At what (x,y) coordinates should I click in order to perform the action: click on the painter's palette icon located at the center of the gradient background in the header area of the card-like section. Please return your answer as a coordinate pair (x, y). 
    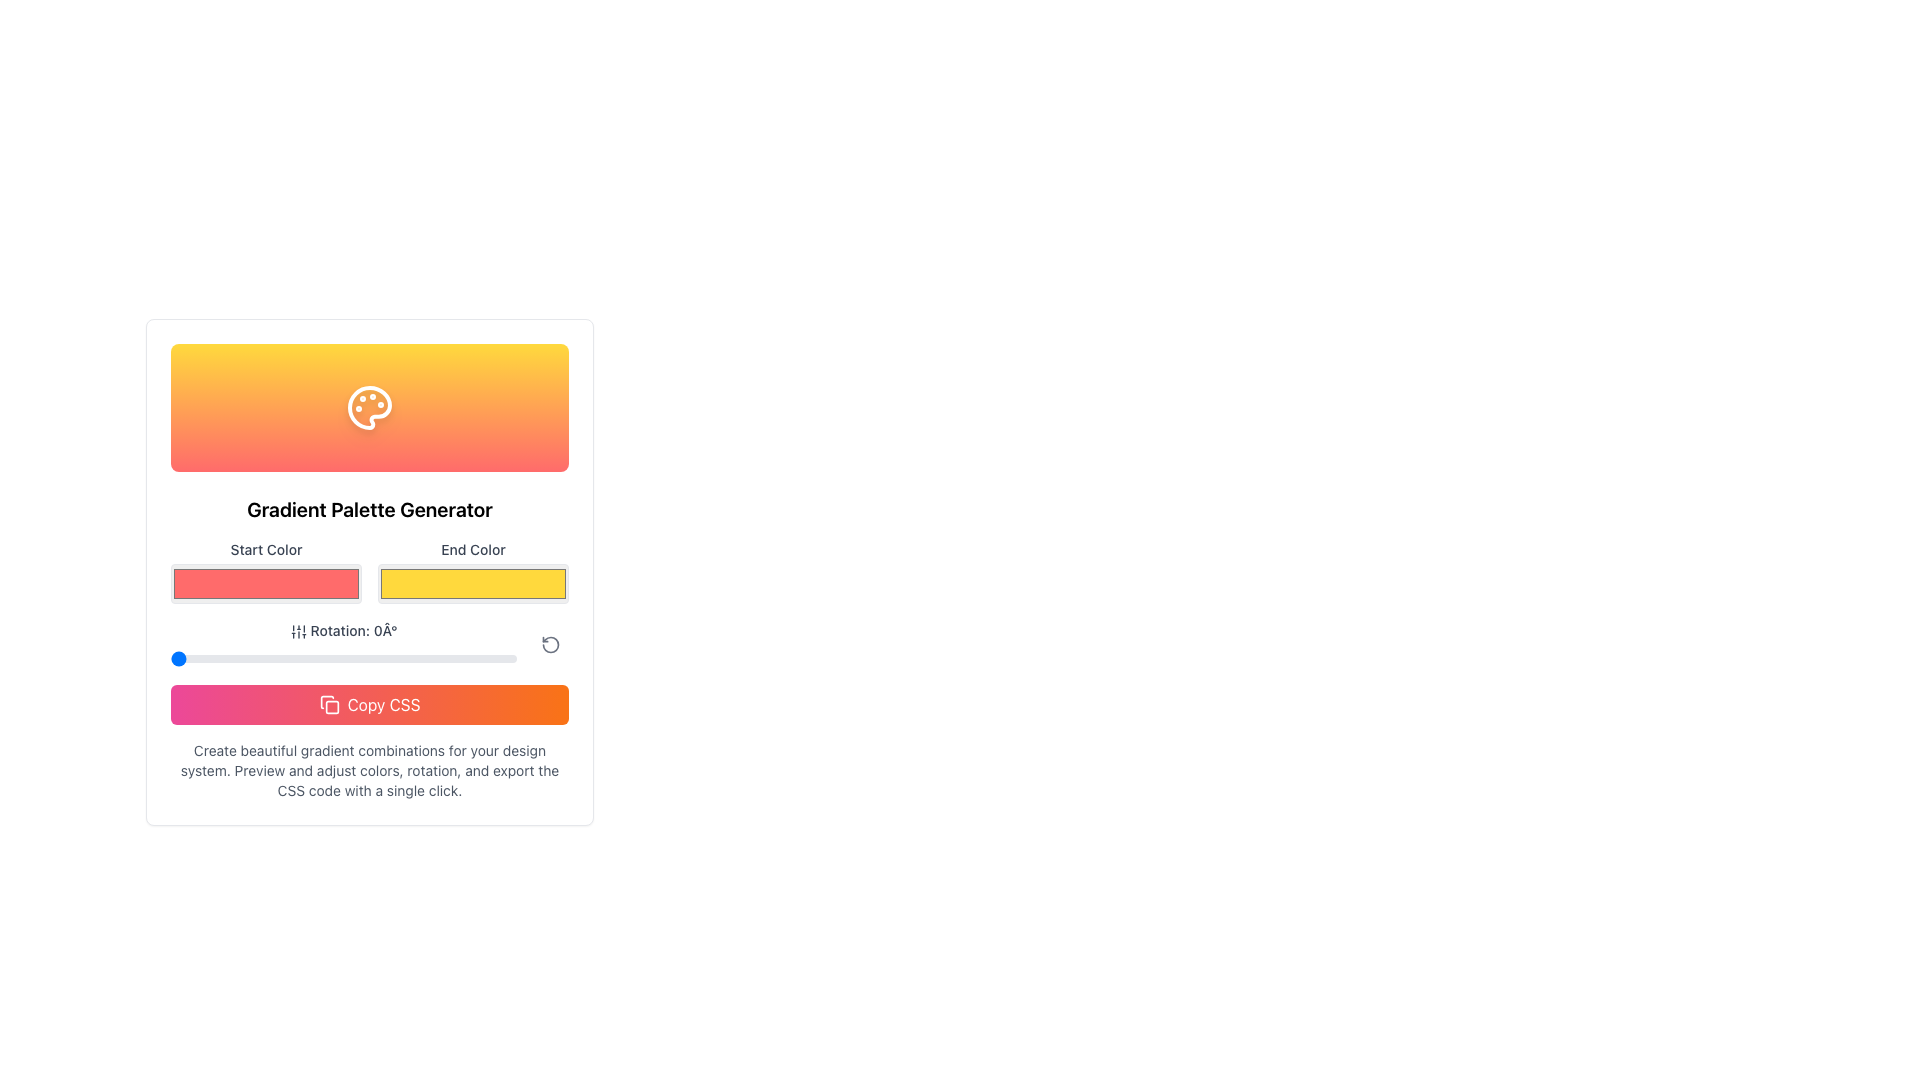
    Looking at the image, I should click on (369, 407).